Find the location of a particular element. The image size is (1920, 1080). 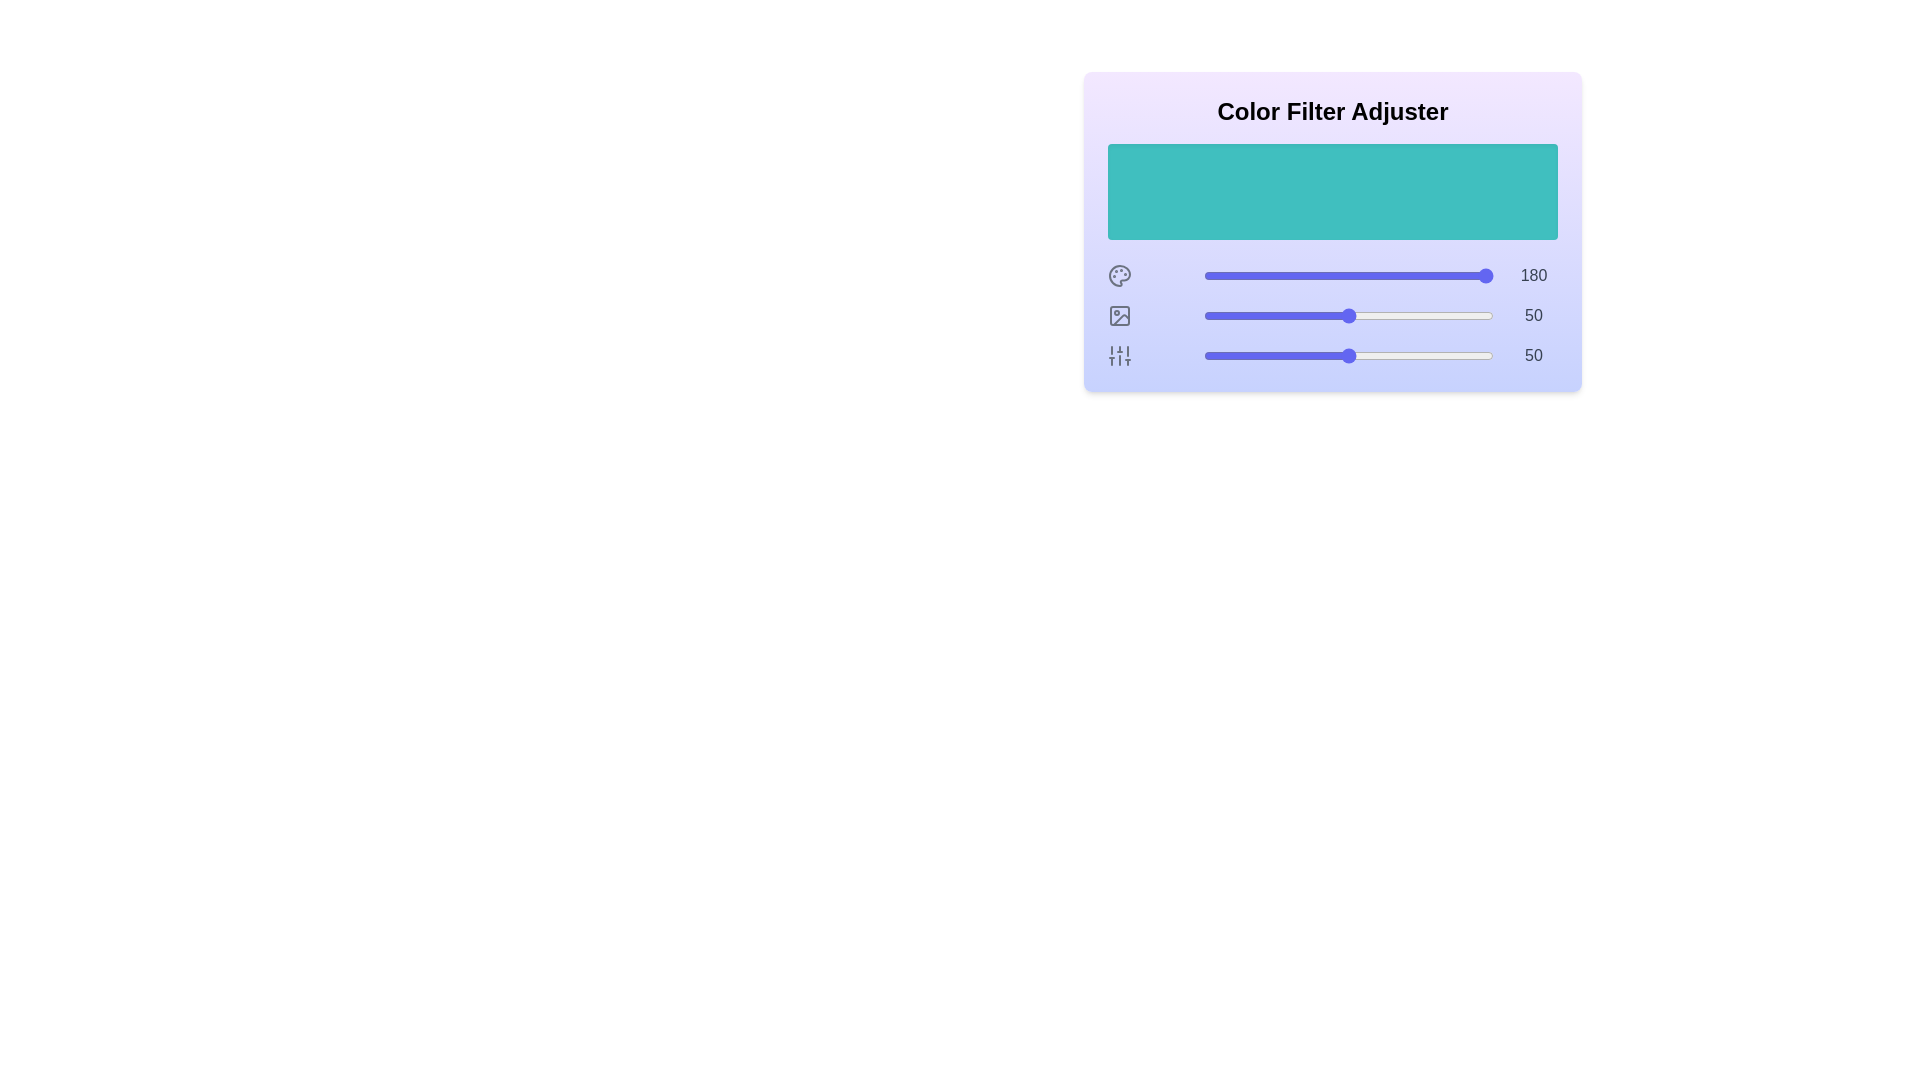

the Hue slider to a value of 16 is located at coordinates (1249, 276).